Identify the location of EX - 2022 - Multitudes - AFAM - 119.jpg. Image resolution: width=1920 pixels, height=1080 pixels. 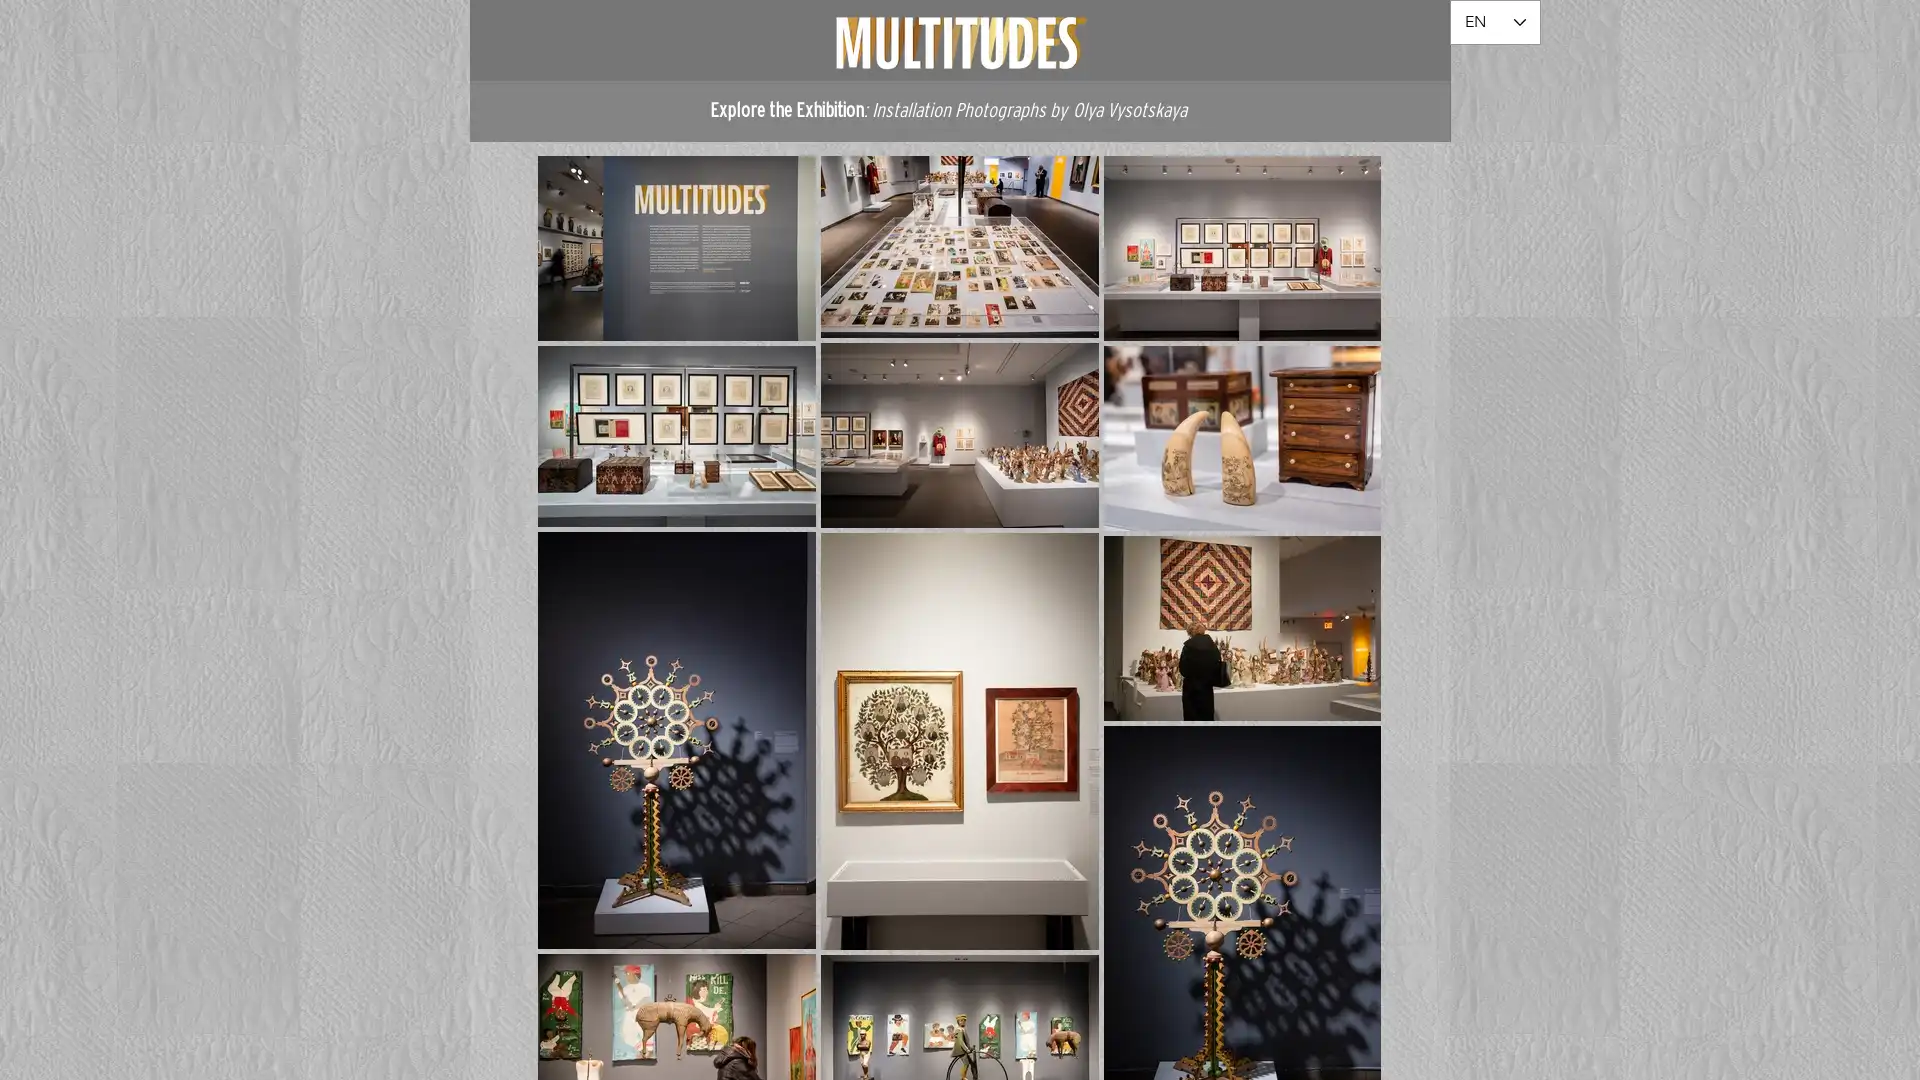
(1241, 437).